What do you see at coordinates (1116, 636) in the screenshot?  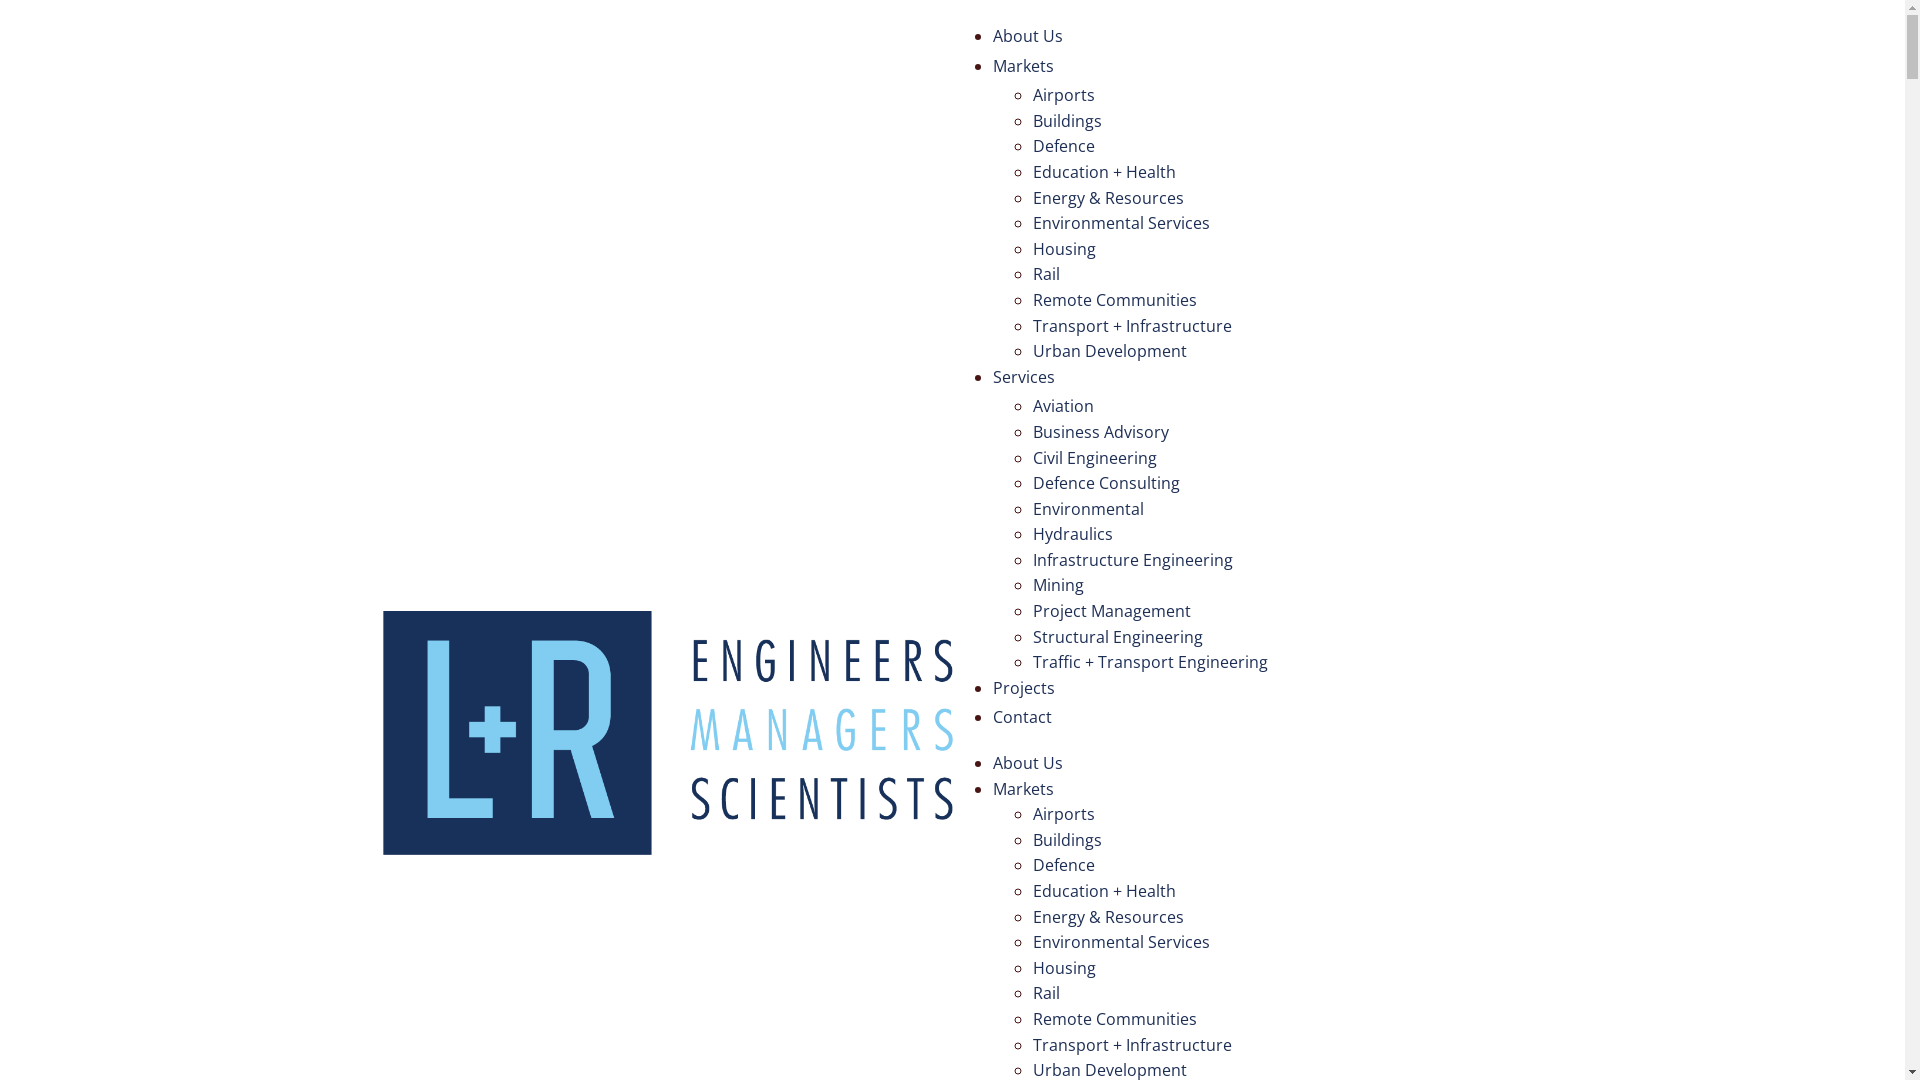 I see `'Structural Engineering'` at bounding box center [1116, 636].